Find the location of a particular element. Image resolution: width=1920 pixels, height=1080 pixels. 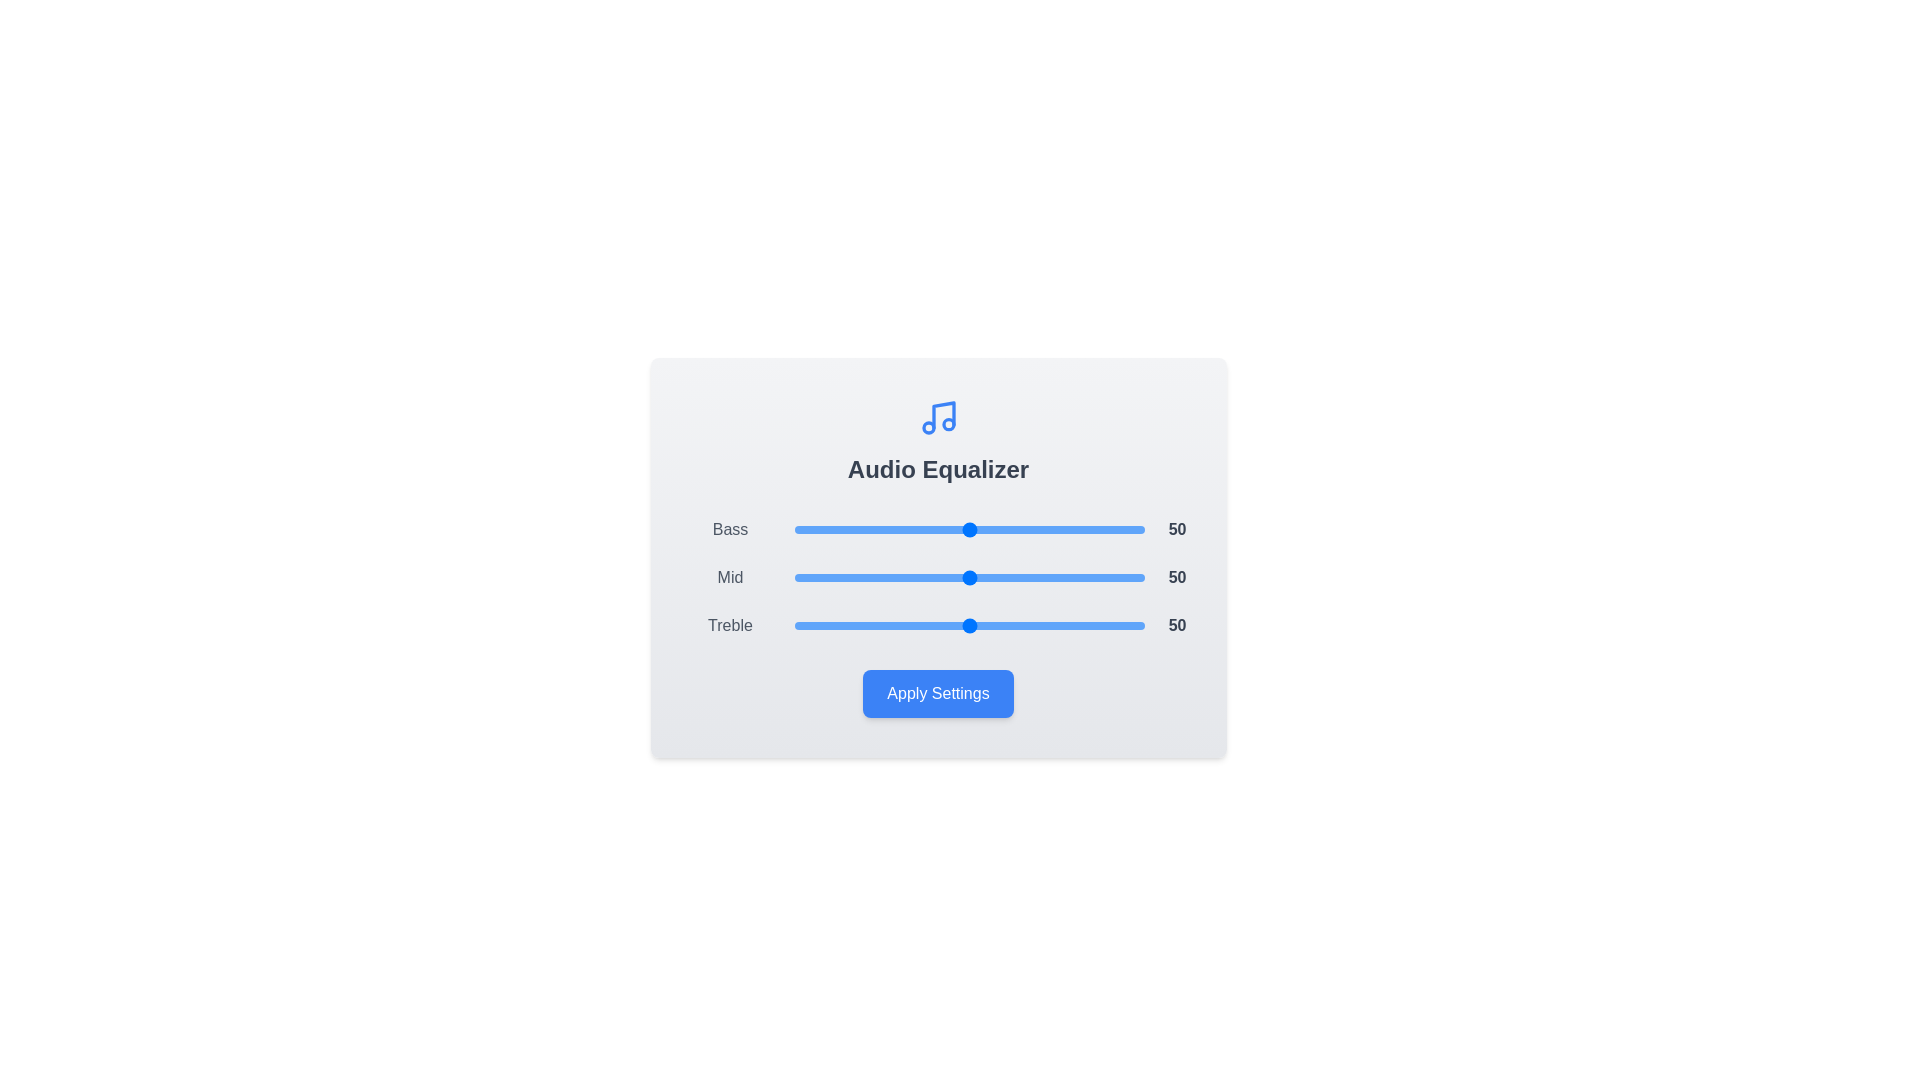

the Treble slider to 37 is located at coordinates (923, 624).